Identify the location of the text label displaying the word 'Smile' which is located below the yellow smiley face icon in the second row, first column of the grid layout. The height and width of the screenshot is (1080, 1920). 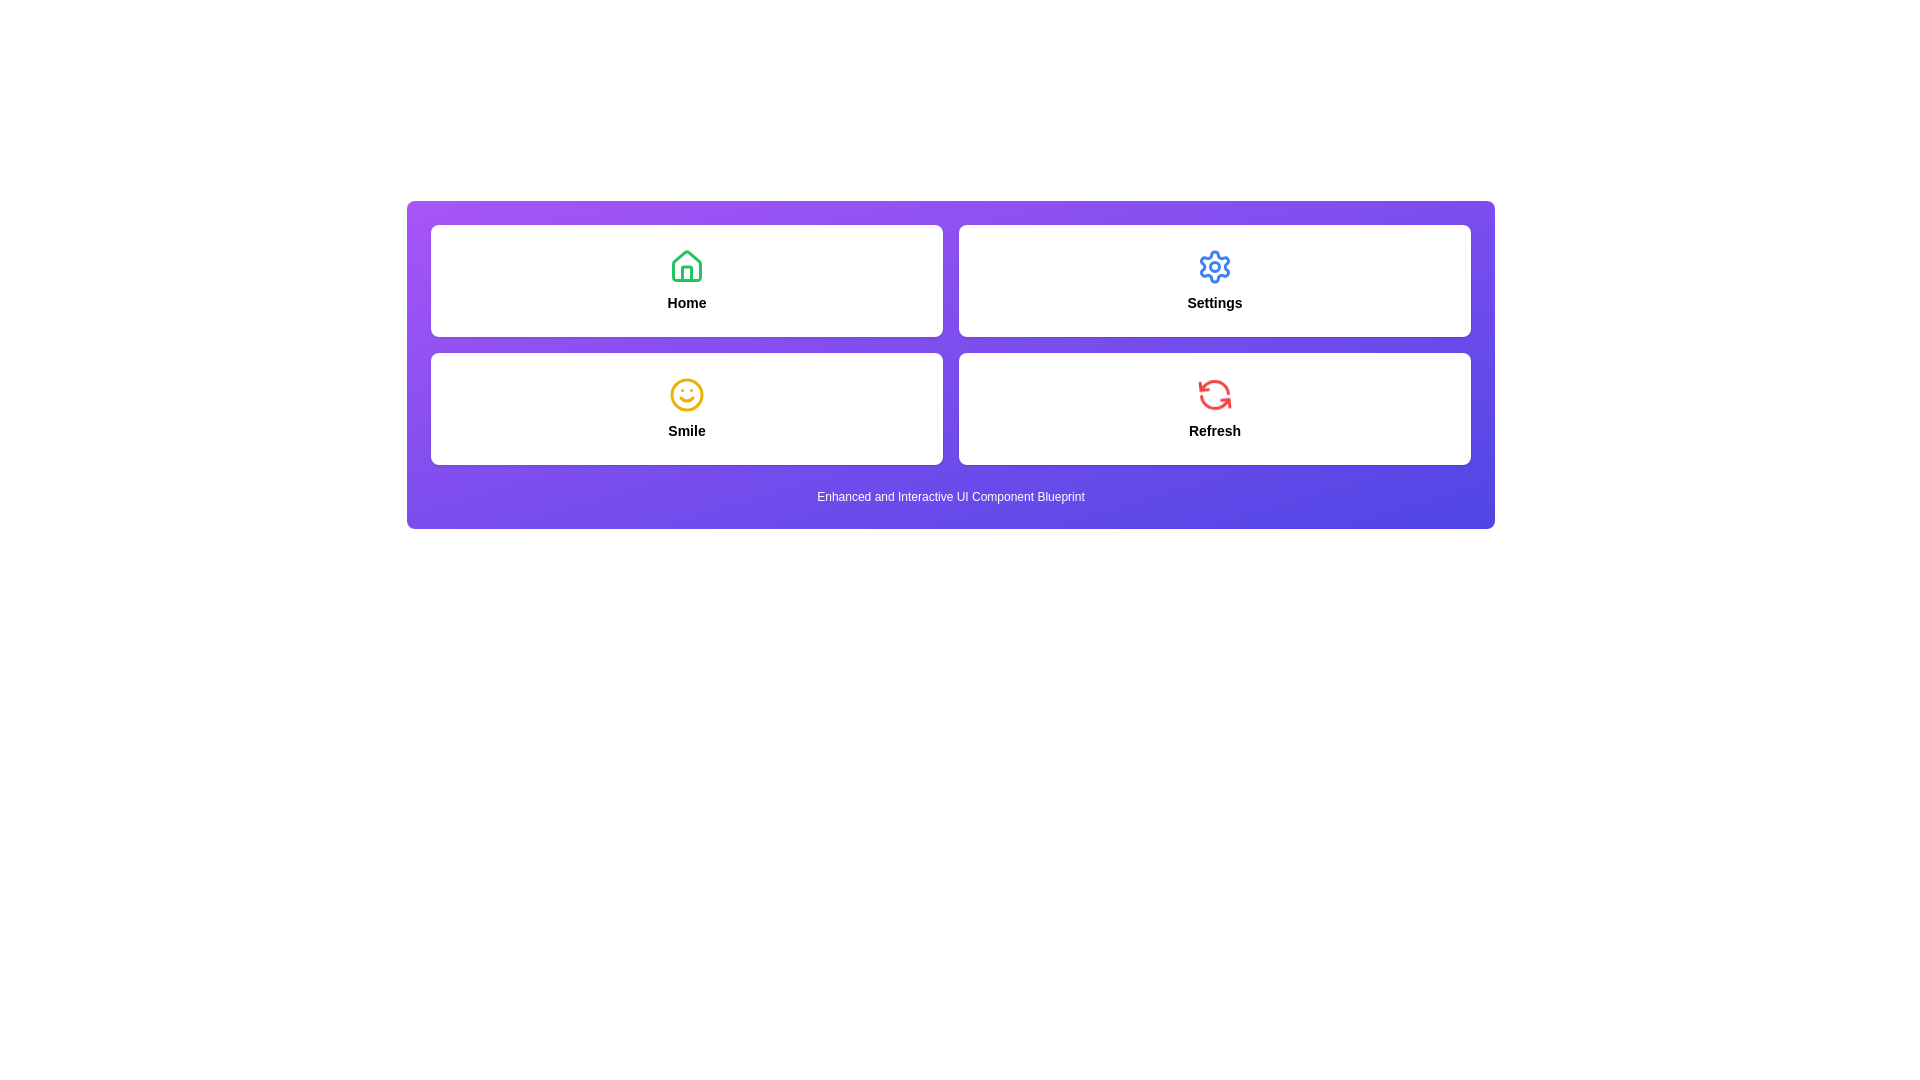
(686, 430).